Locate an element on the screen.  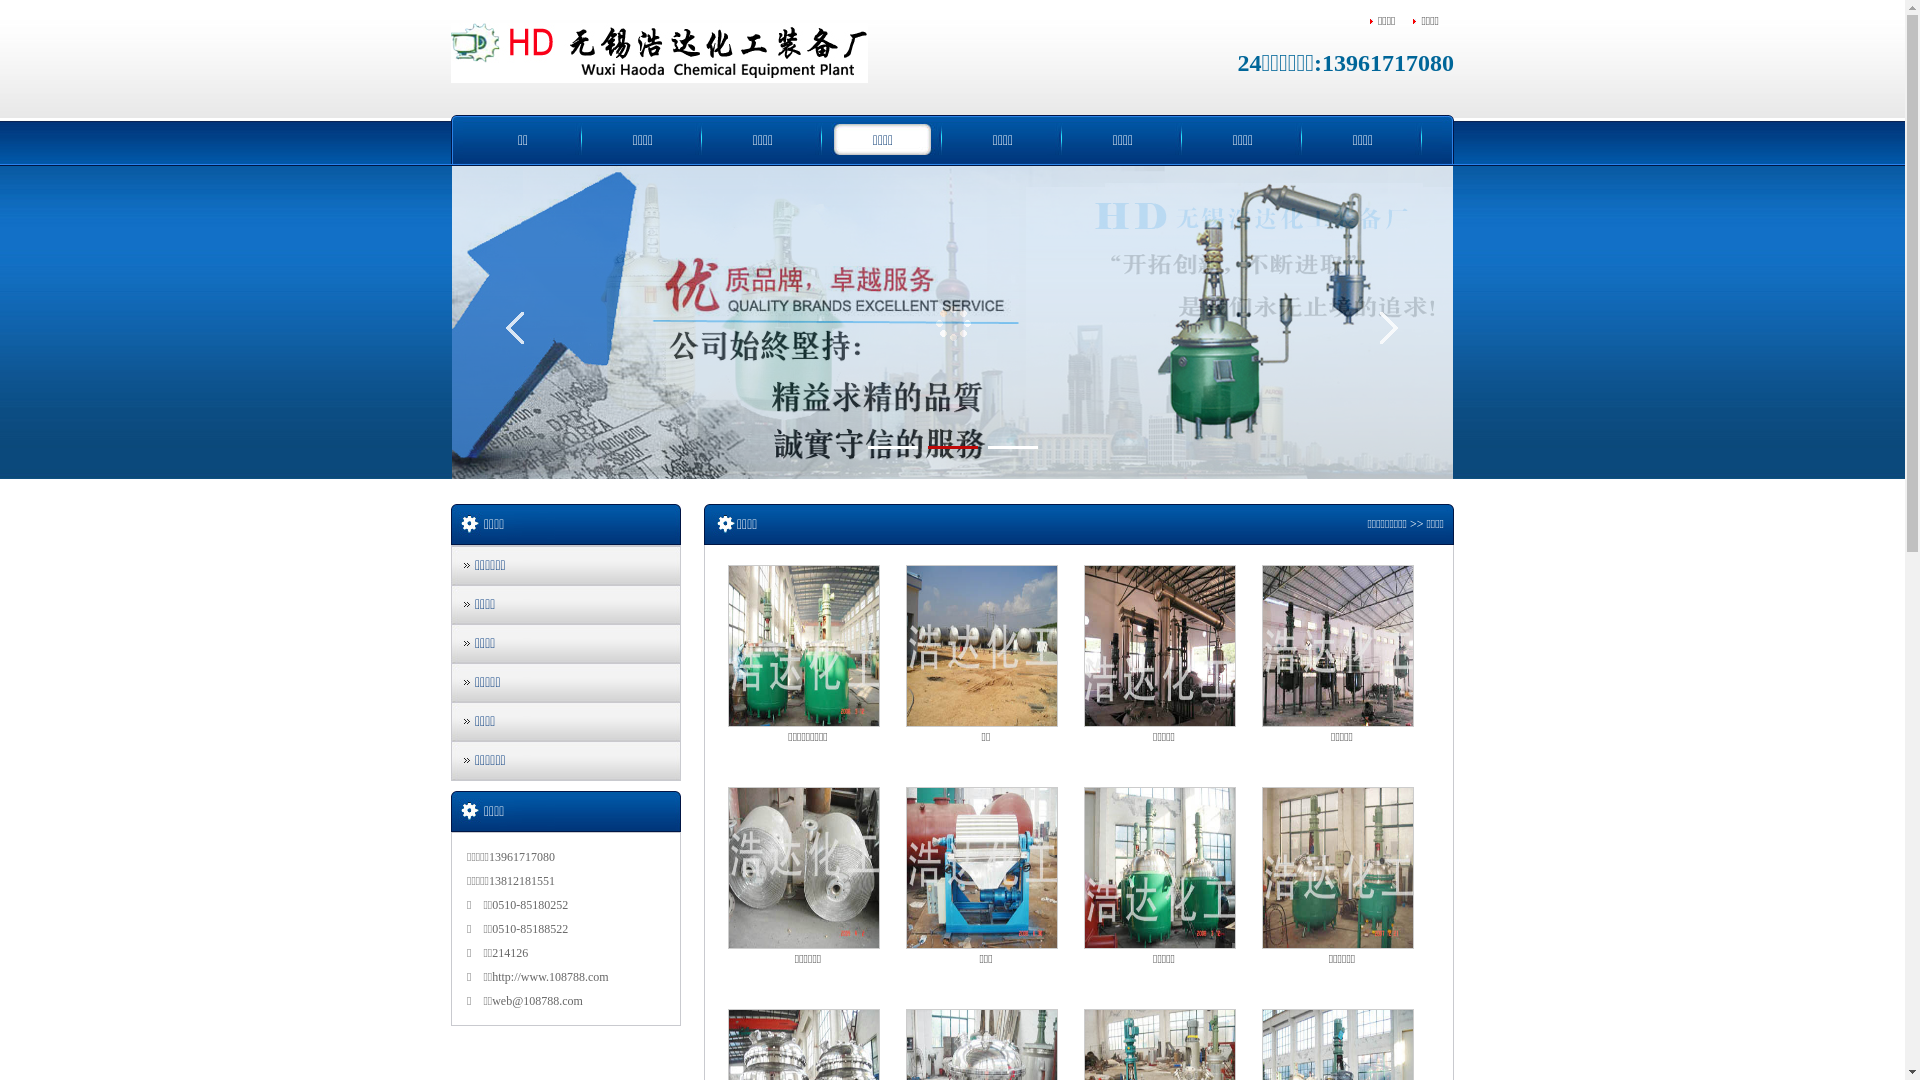
'3' is located at coordinates (1012, 446).